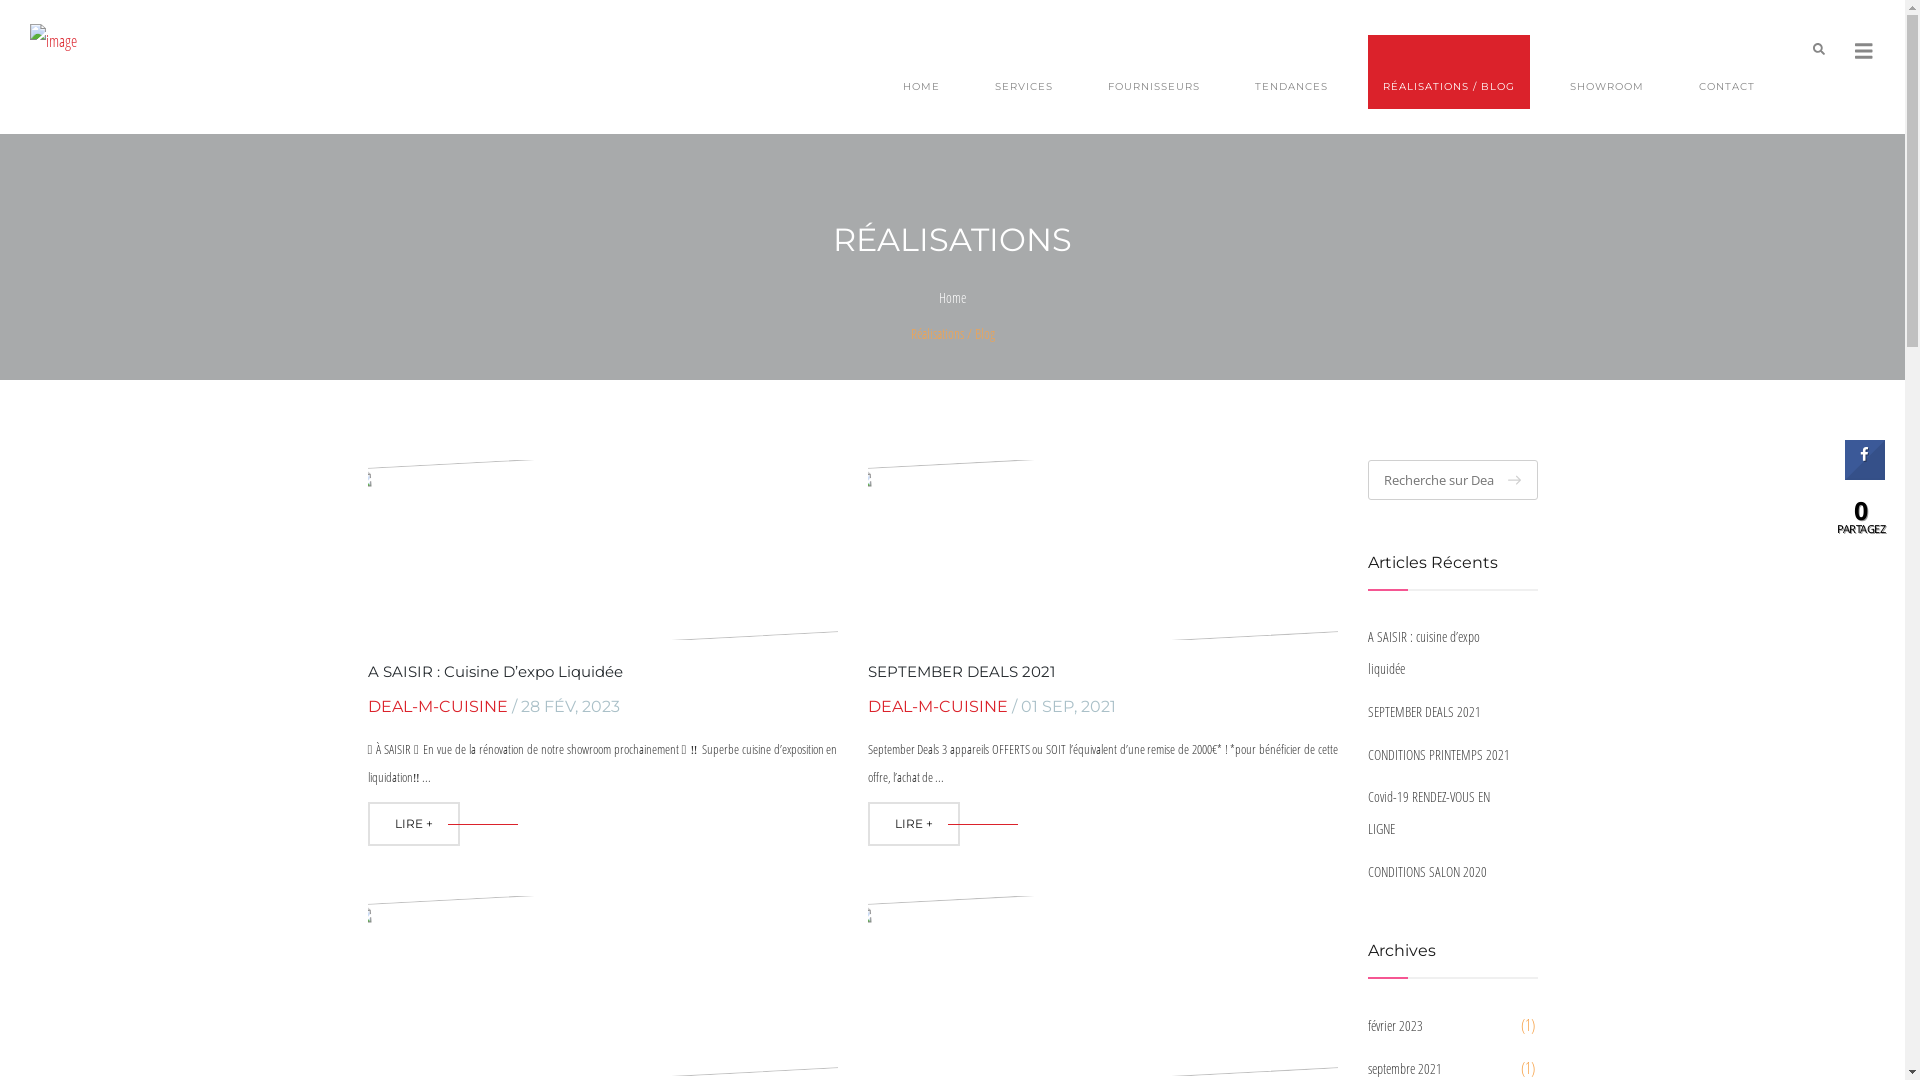 Image resolution: width=1920 pixels, height=1080 pixels. I want to click on 'Home', so click(951, 297).